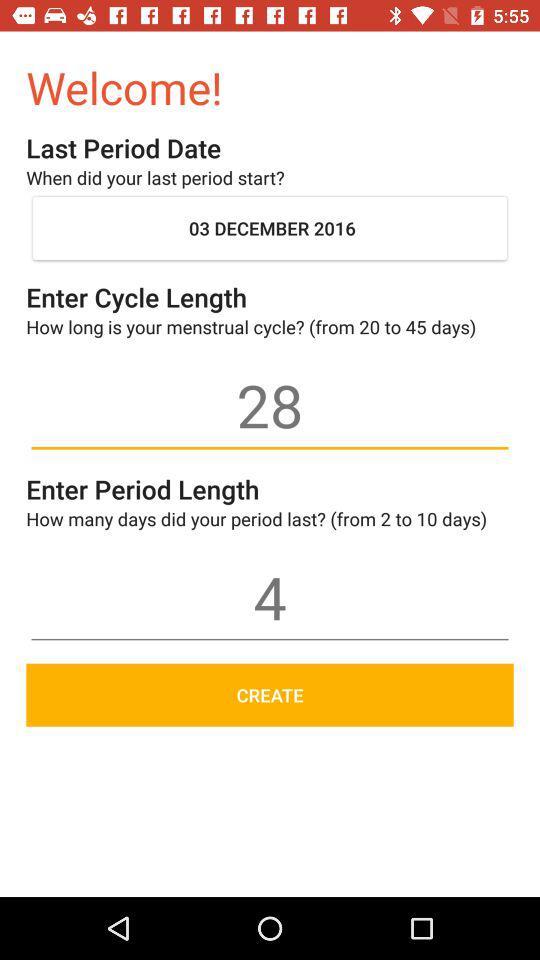 The image size is (540, 960). Describe the element at coordinates (270, 228) in the screenshot. I see `03 december 2016 item` at that location.